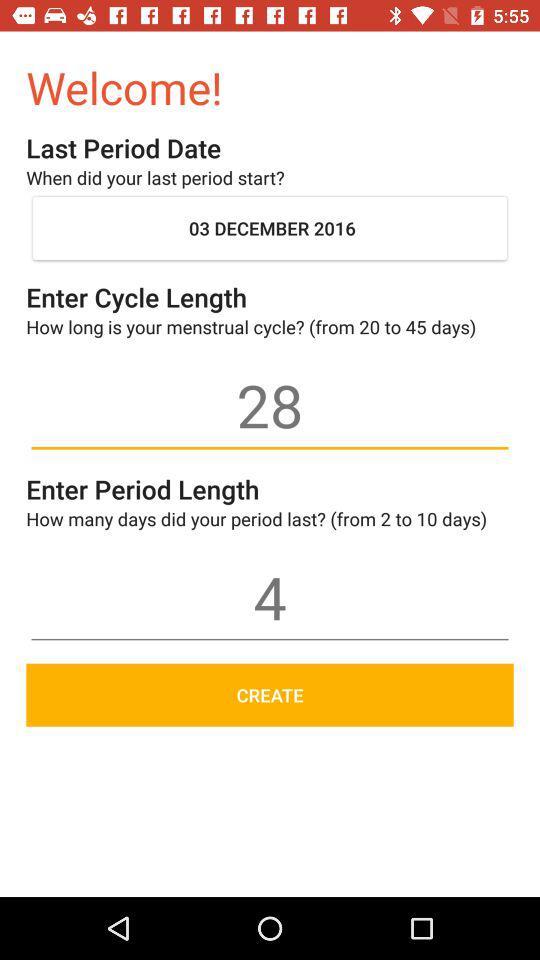 The image size is (540, 960). Describe the element at coordinates (270, 228) in the screenshot. I see `03 december 2016 item` at that location.